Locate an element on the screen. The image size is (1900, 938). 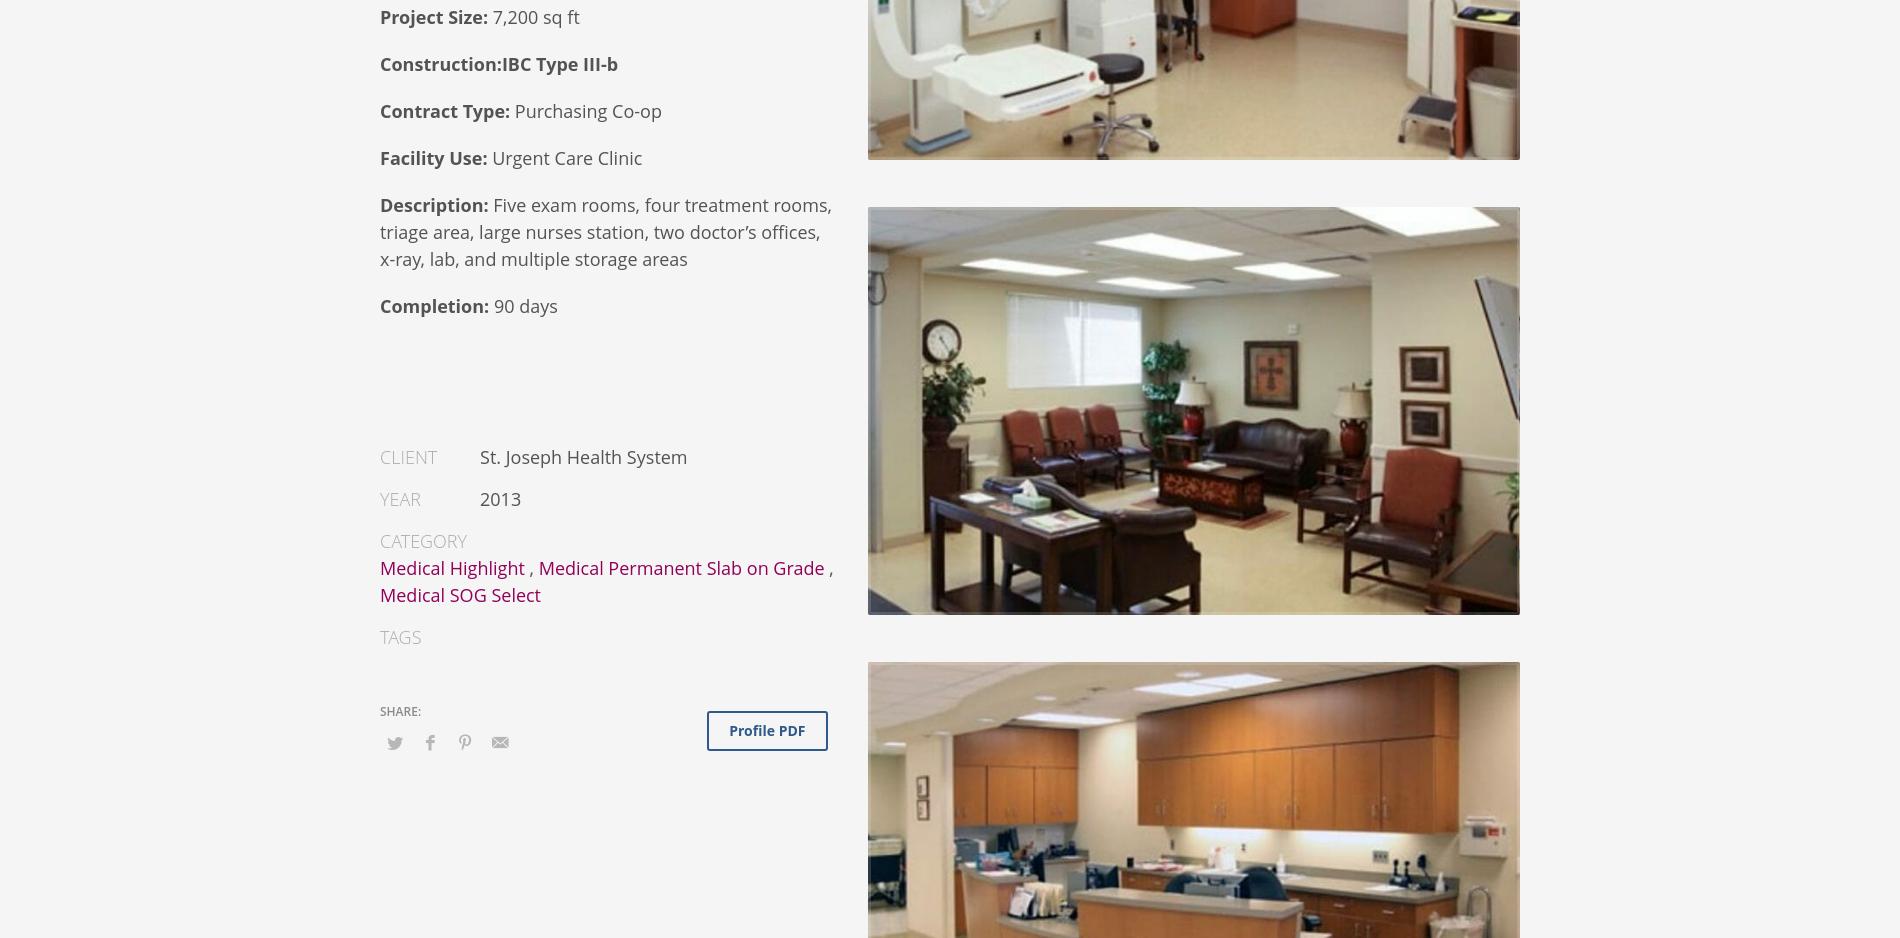
'Project Size:' is located at coordinates (432, 16).